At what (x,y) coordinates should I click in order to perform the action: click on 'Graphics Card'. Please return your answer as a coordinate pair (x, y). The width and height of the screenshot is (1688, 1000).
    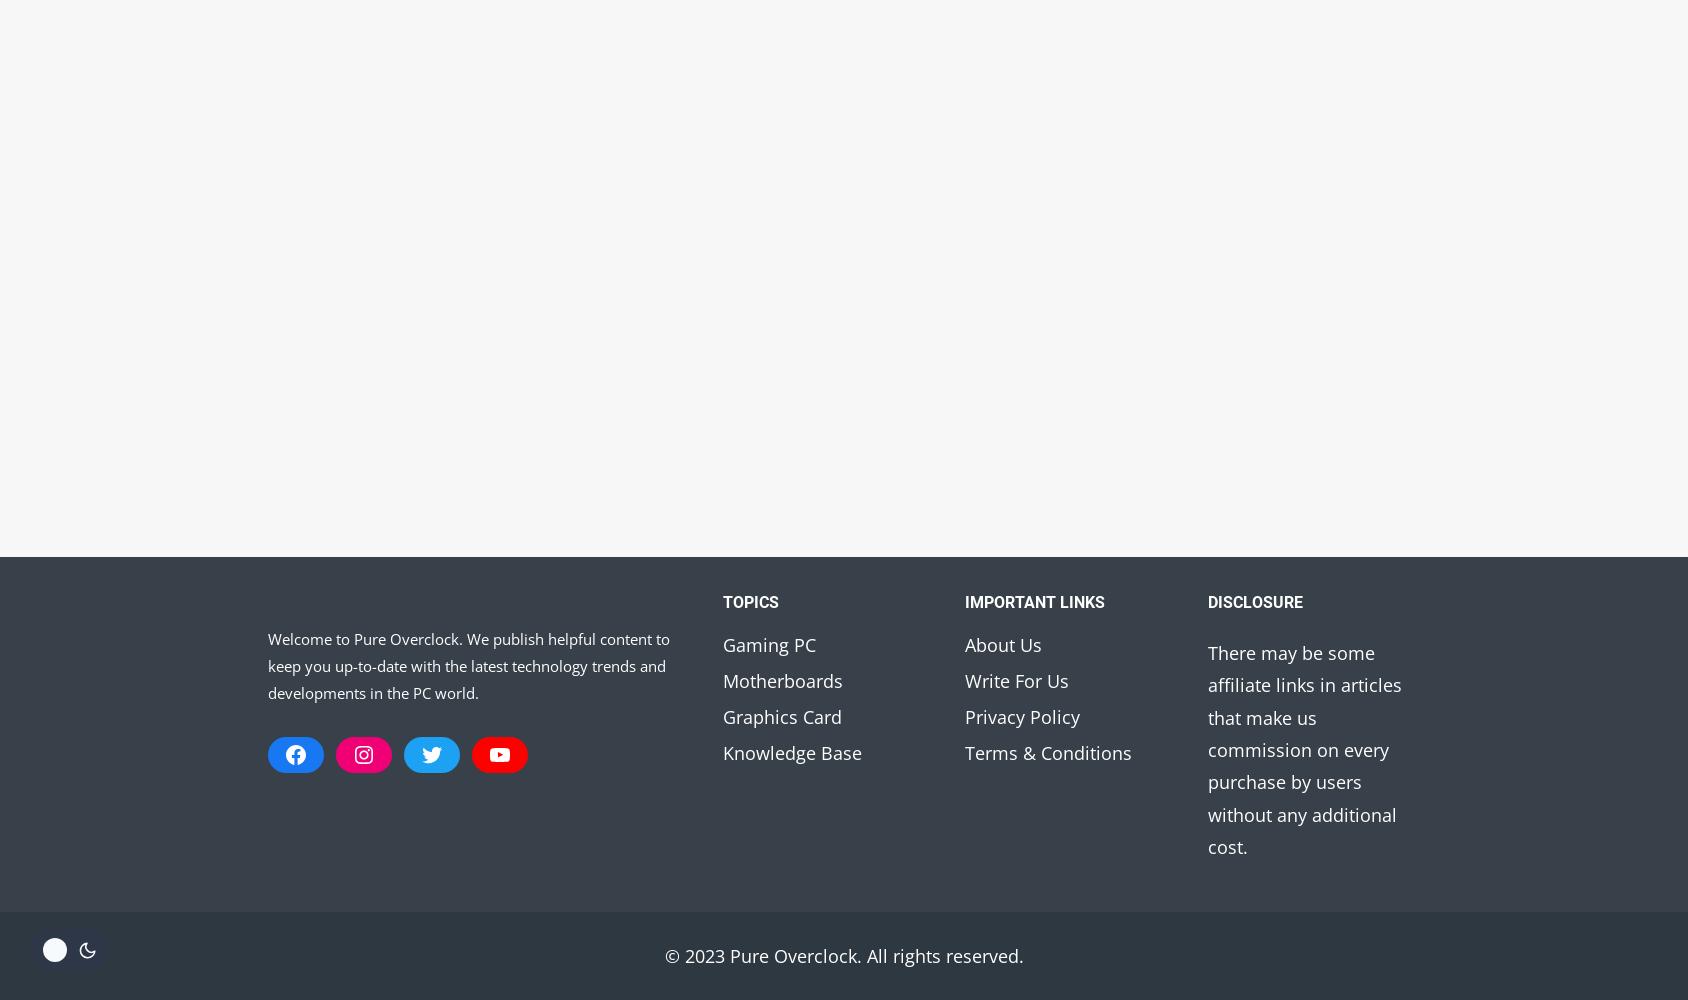
    Looking at the image, I should click on (720, 715).